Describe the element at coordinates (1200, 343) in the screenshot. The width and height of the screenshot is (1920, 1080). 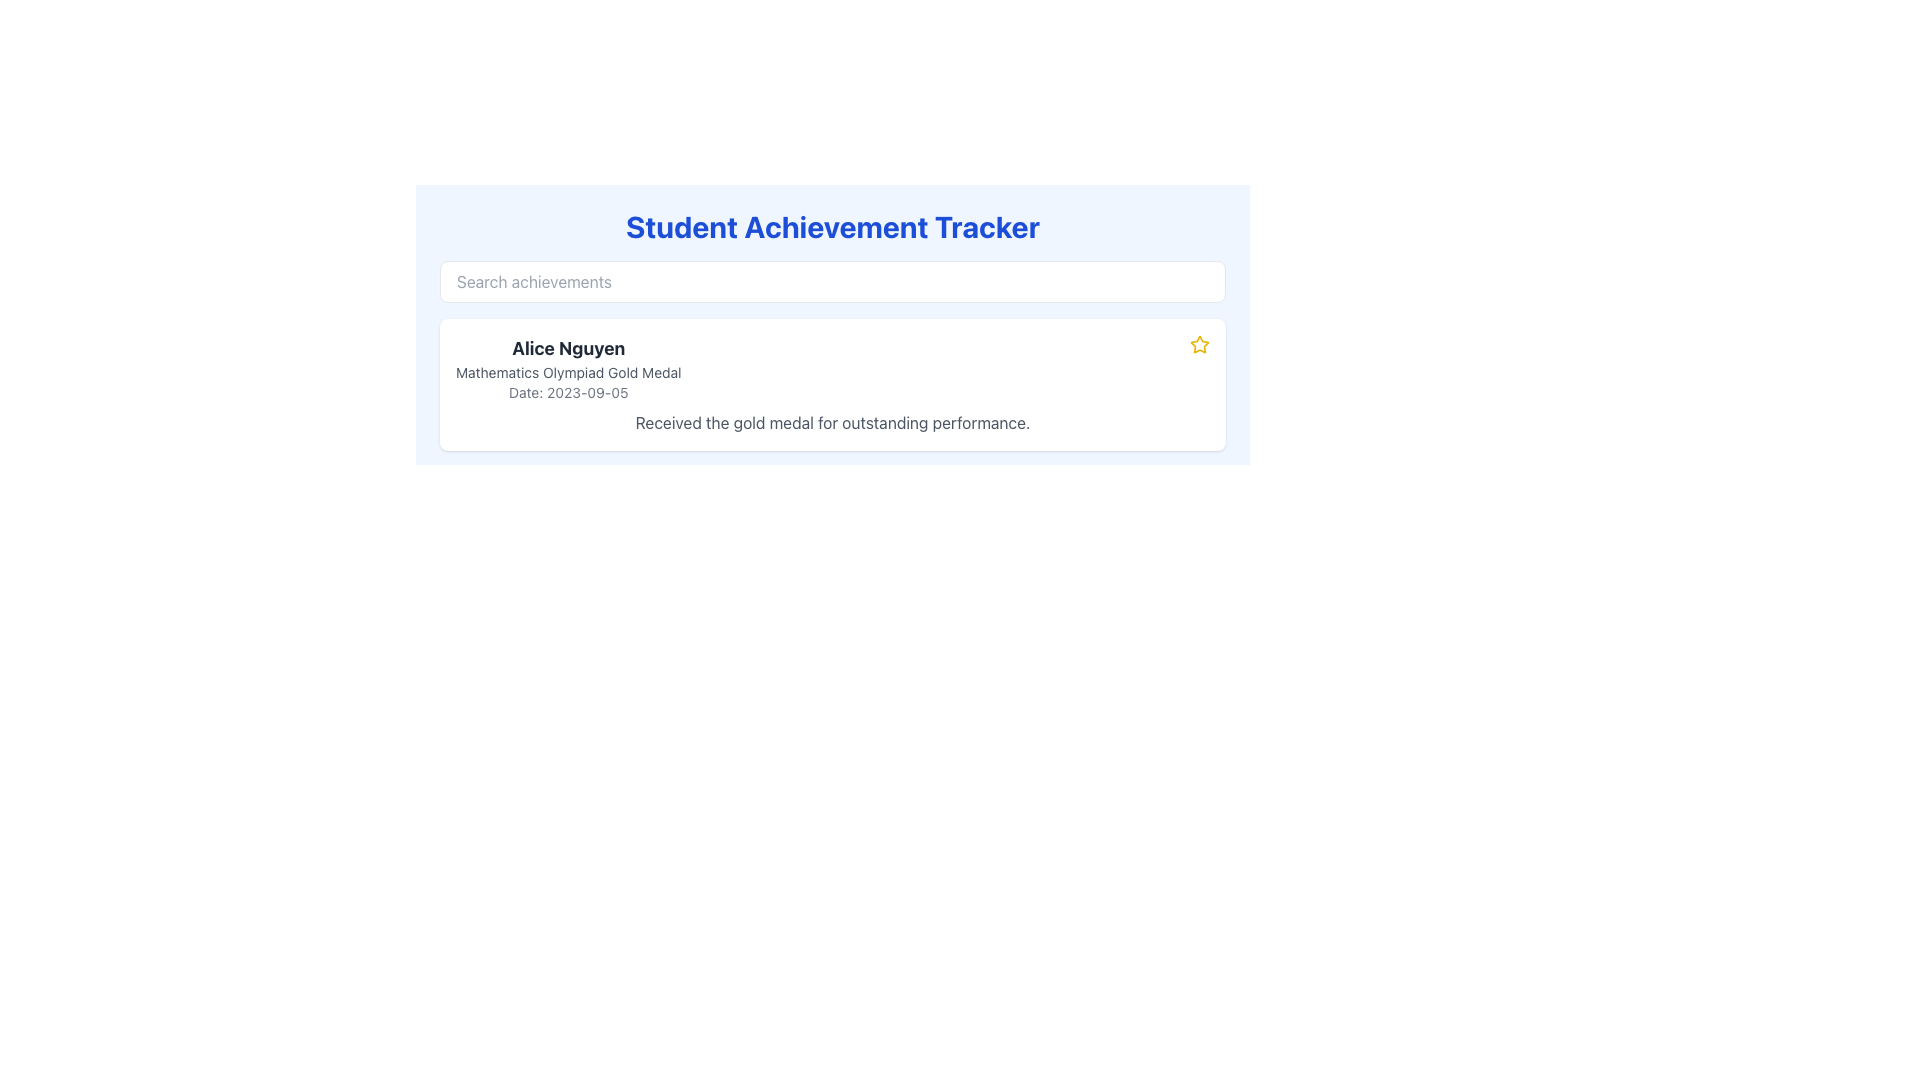
I see `the achievement icon located at the far-right end of the information row that displays 'Alice Nguyen, Mathematics Olympiad Gold Medal, Date: 2023-09-05'` at that location.